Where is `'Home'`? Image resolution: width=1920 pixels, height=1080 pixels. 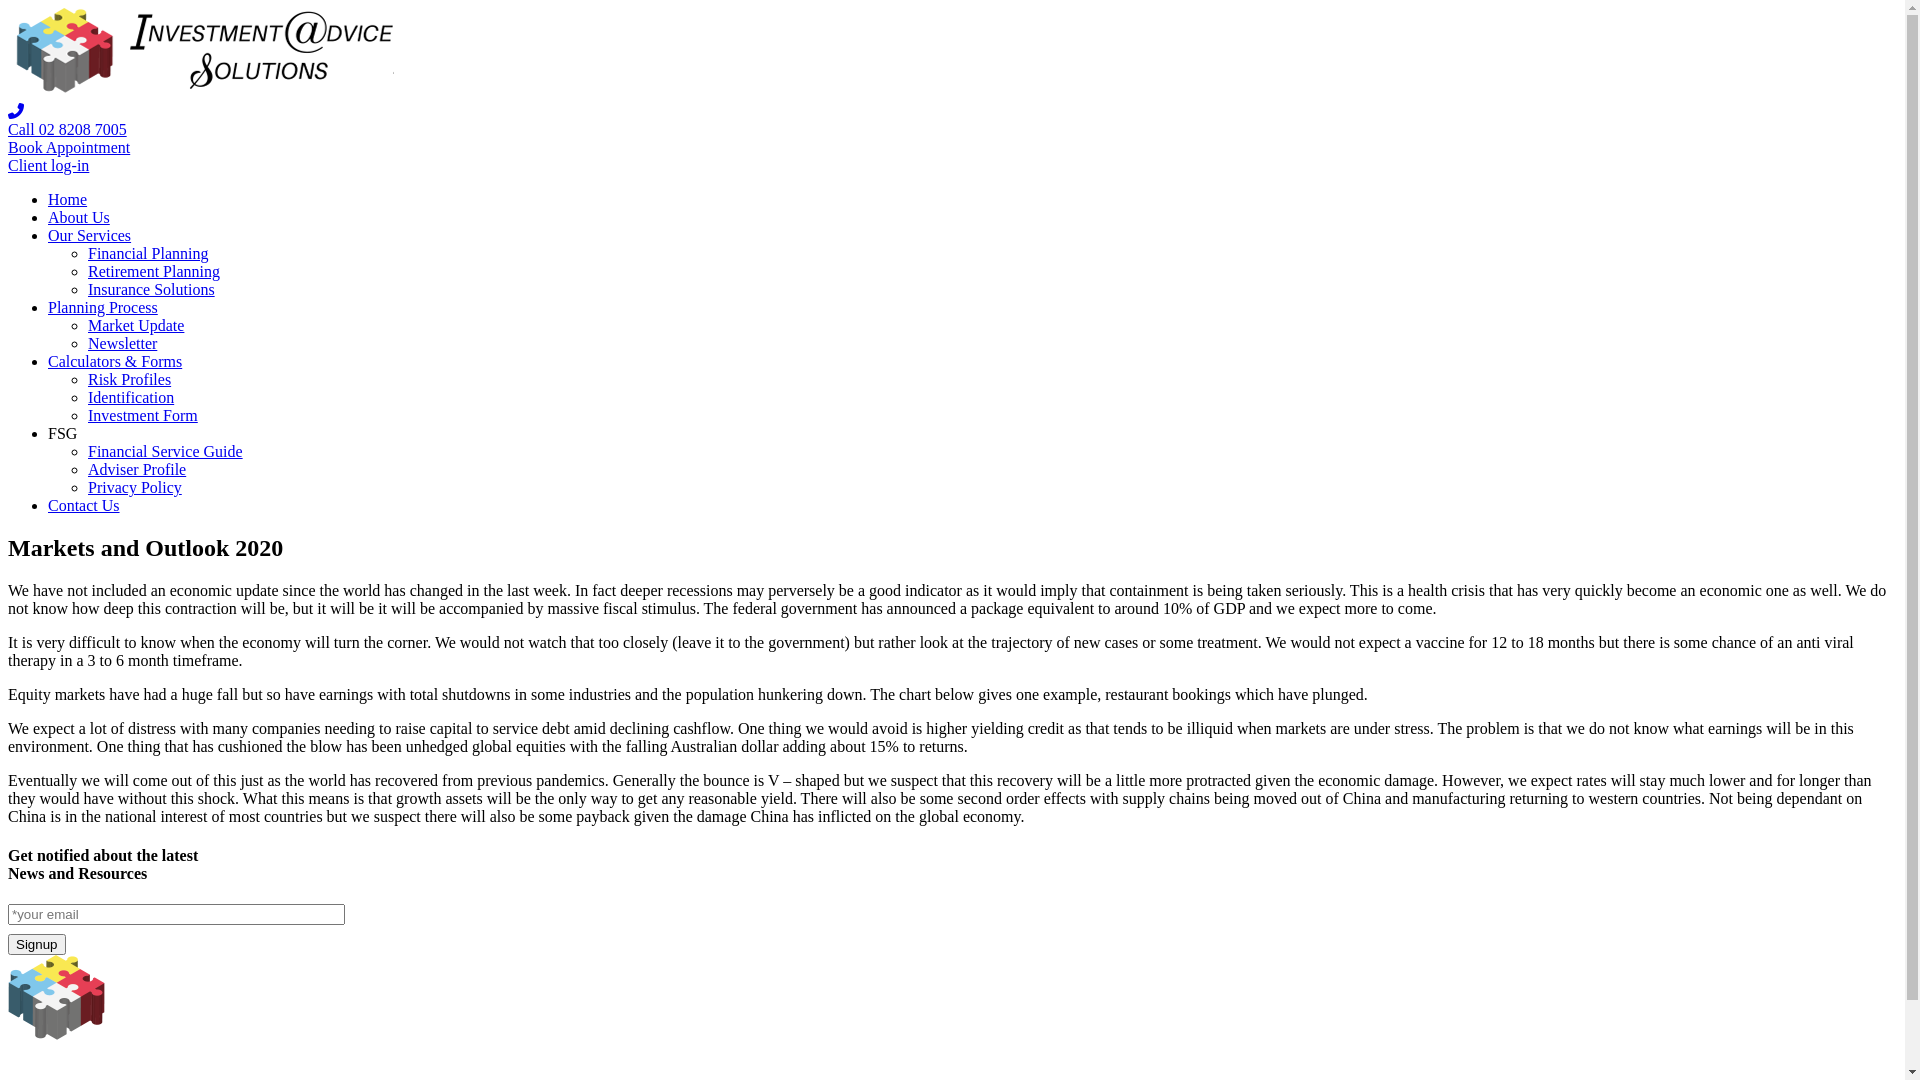 'Home' is located at coordinates (67, 199).